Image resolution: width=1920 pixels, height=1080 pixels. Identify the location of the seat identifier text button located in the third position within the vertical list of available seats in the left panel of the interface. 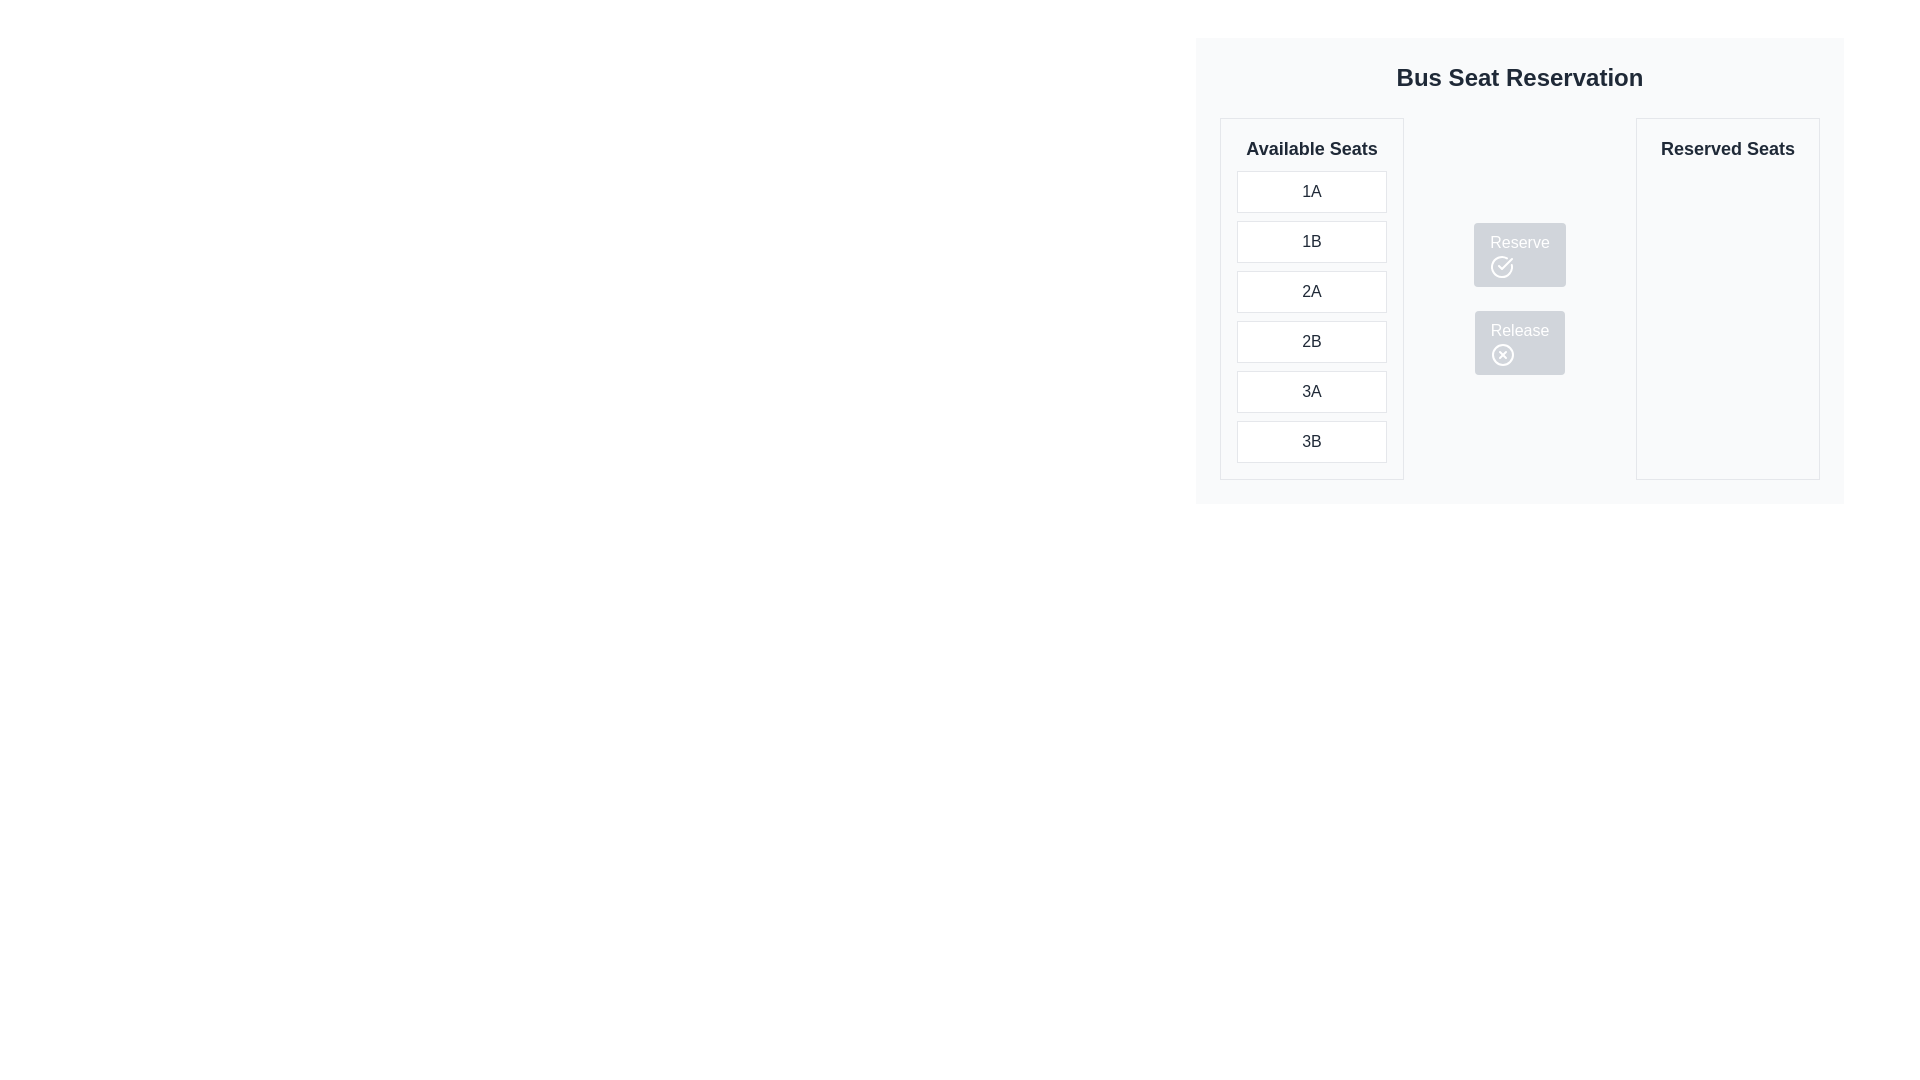
(1311, 292).